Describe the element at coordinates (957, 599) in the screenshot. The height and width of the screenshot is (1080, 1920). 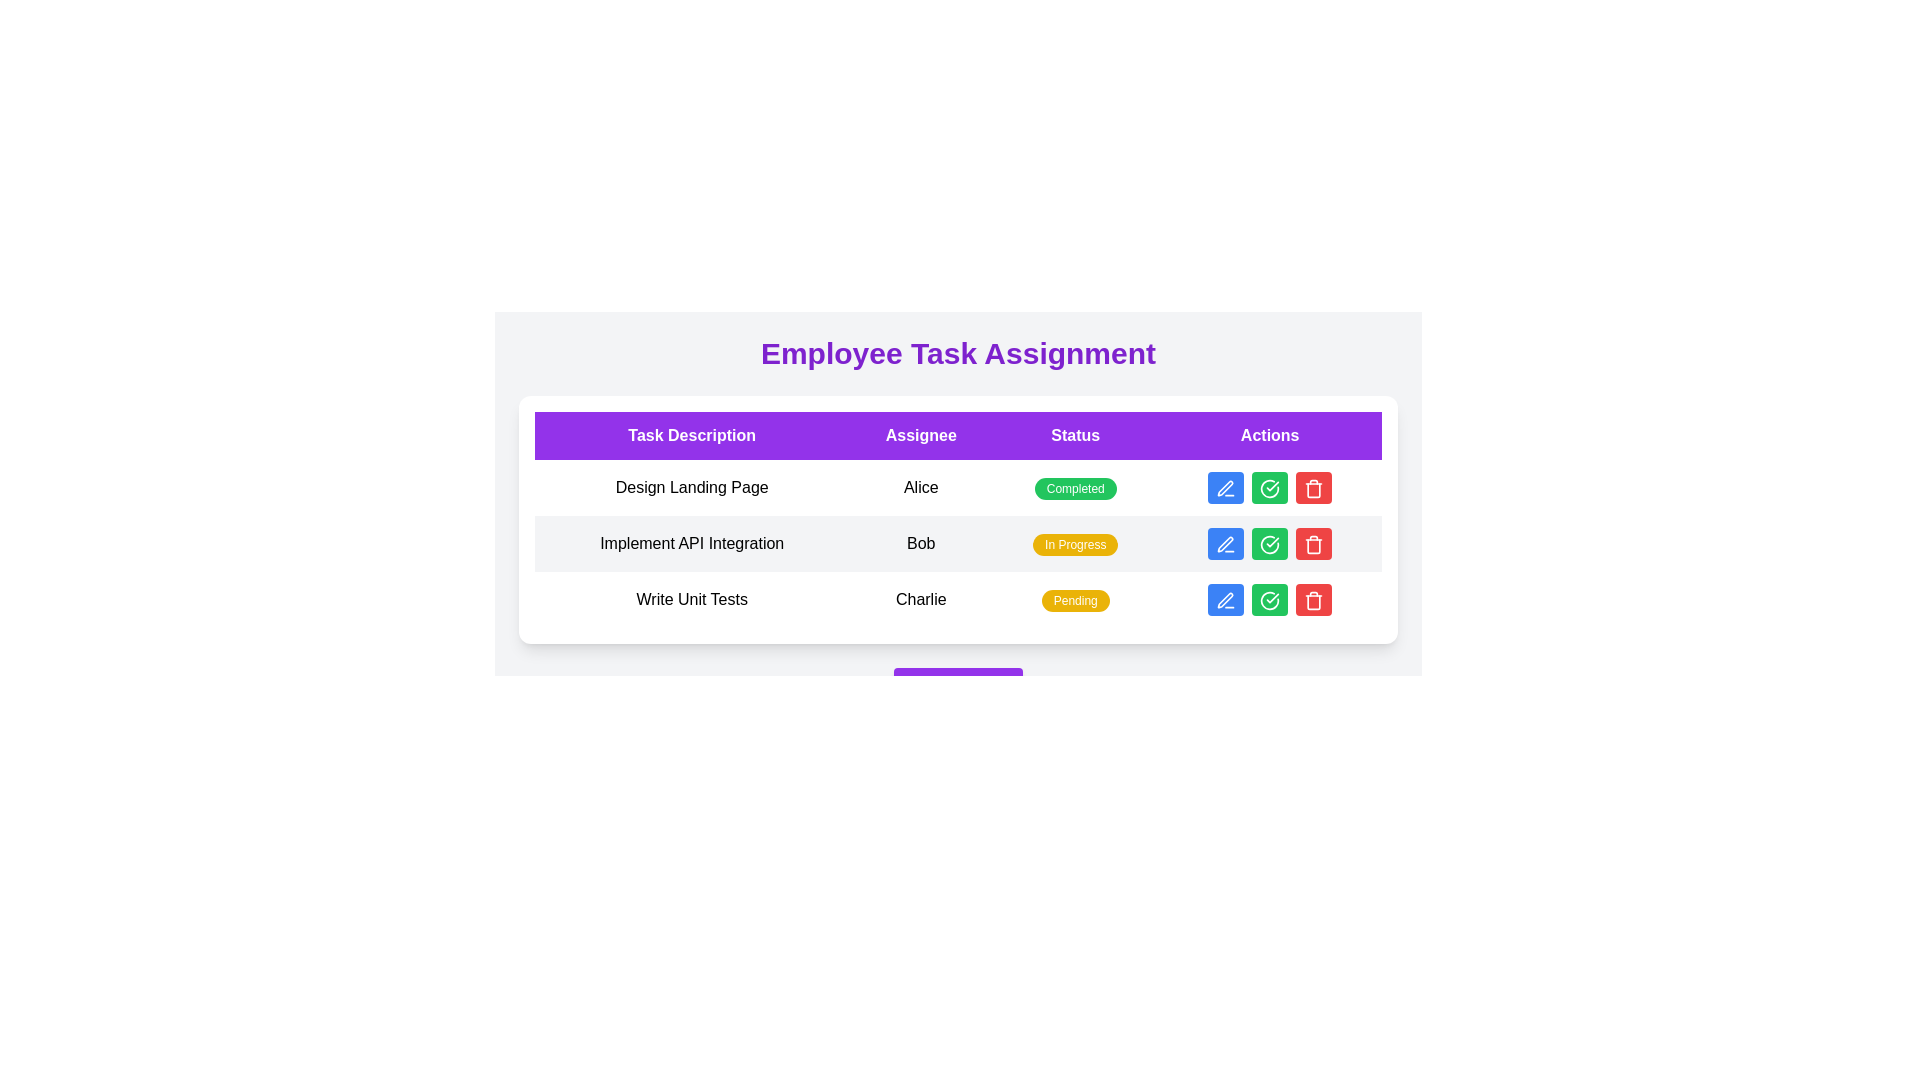
I see `the third row in the table containing the task description 'Write Unit Tests', assignee 'Charlie', status 'Pending', and action buttons including edit, confirm, and delete` at that location.